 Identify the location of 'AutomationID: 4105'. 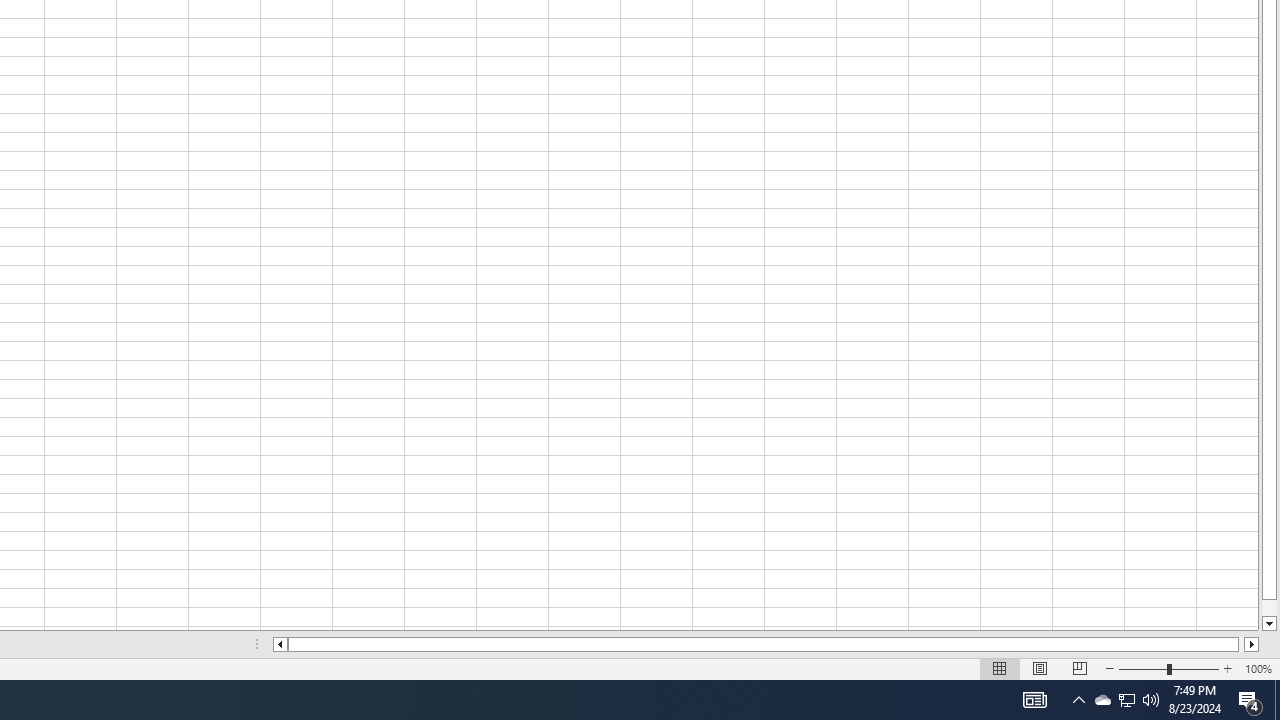
(1034, 698).